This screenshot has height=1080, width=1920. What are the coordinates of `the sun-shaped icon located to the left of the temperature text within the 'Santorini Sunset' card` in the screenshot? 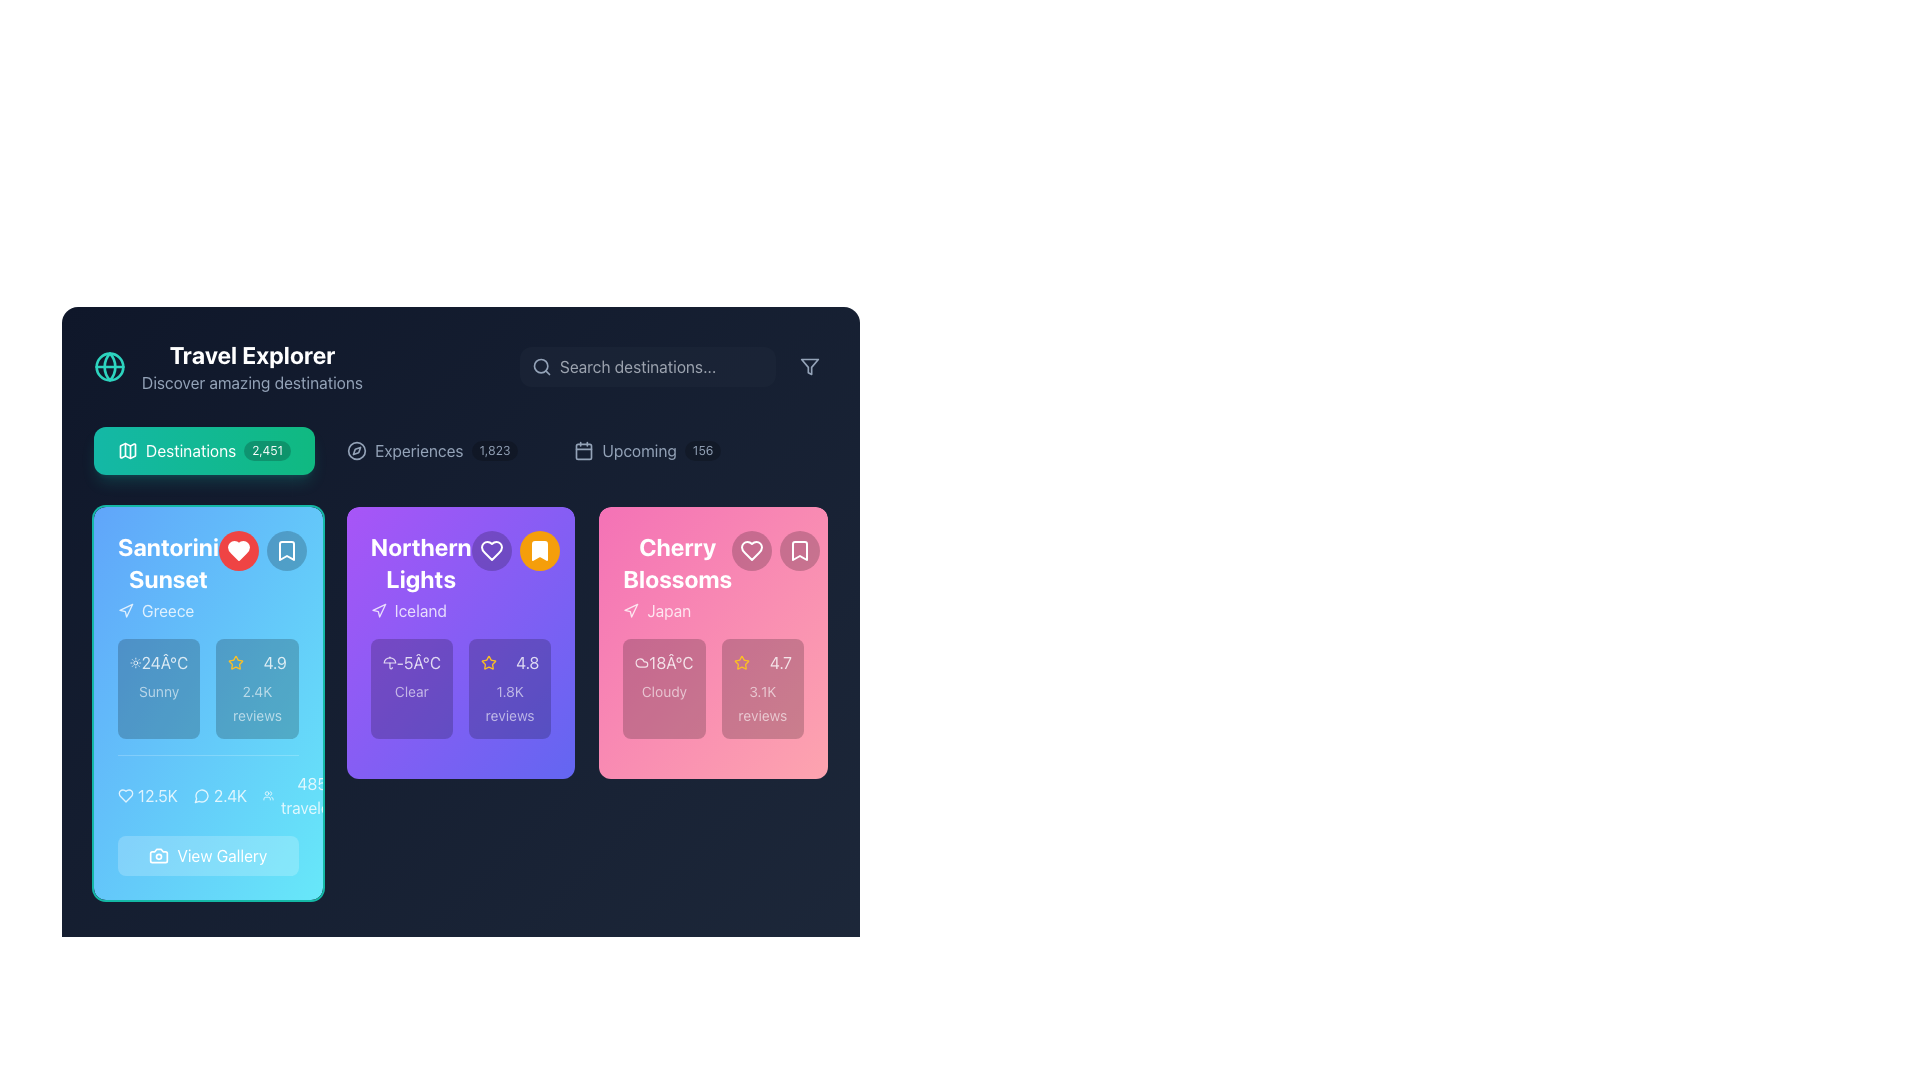 It's located at (134, 663).